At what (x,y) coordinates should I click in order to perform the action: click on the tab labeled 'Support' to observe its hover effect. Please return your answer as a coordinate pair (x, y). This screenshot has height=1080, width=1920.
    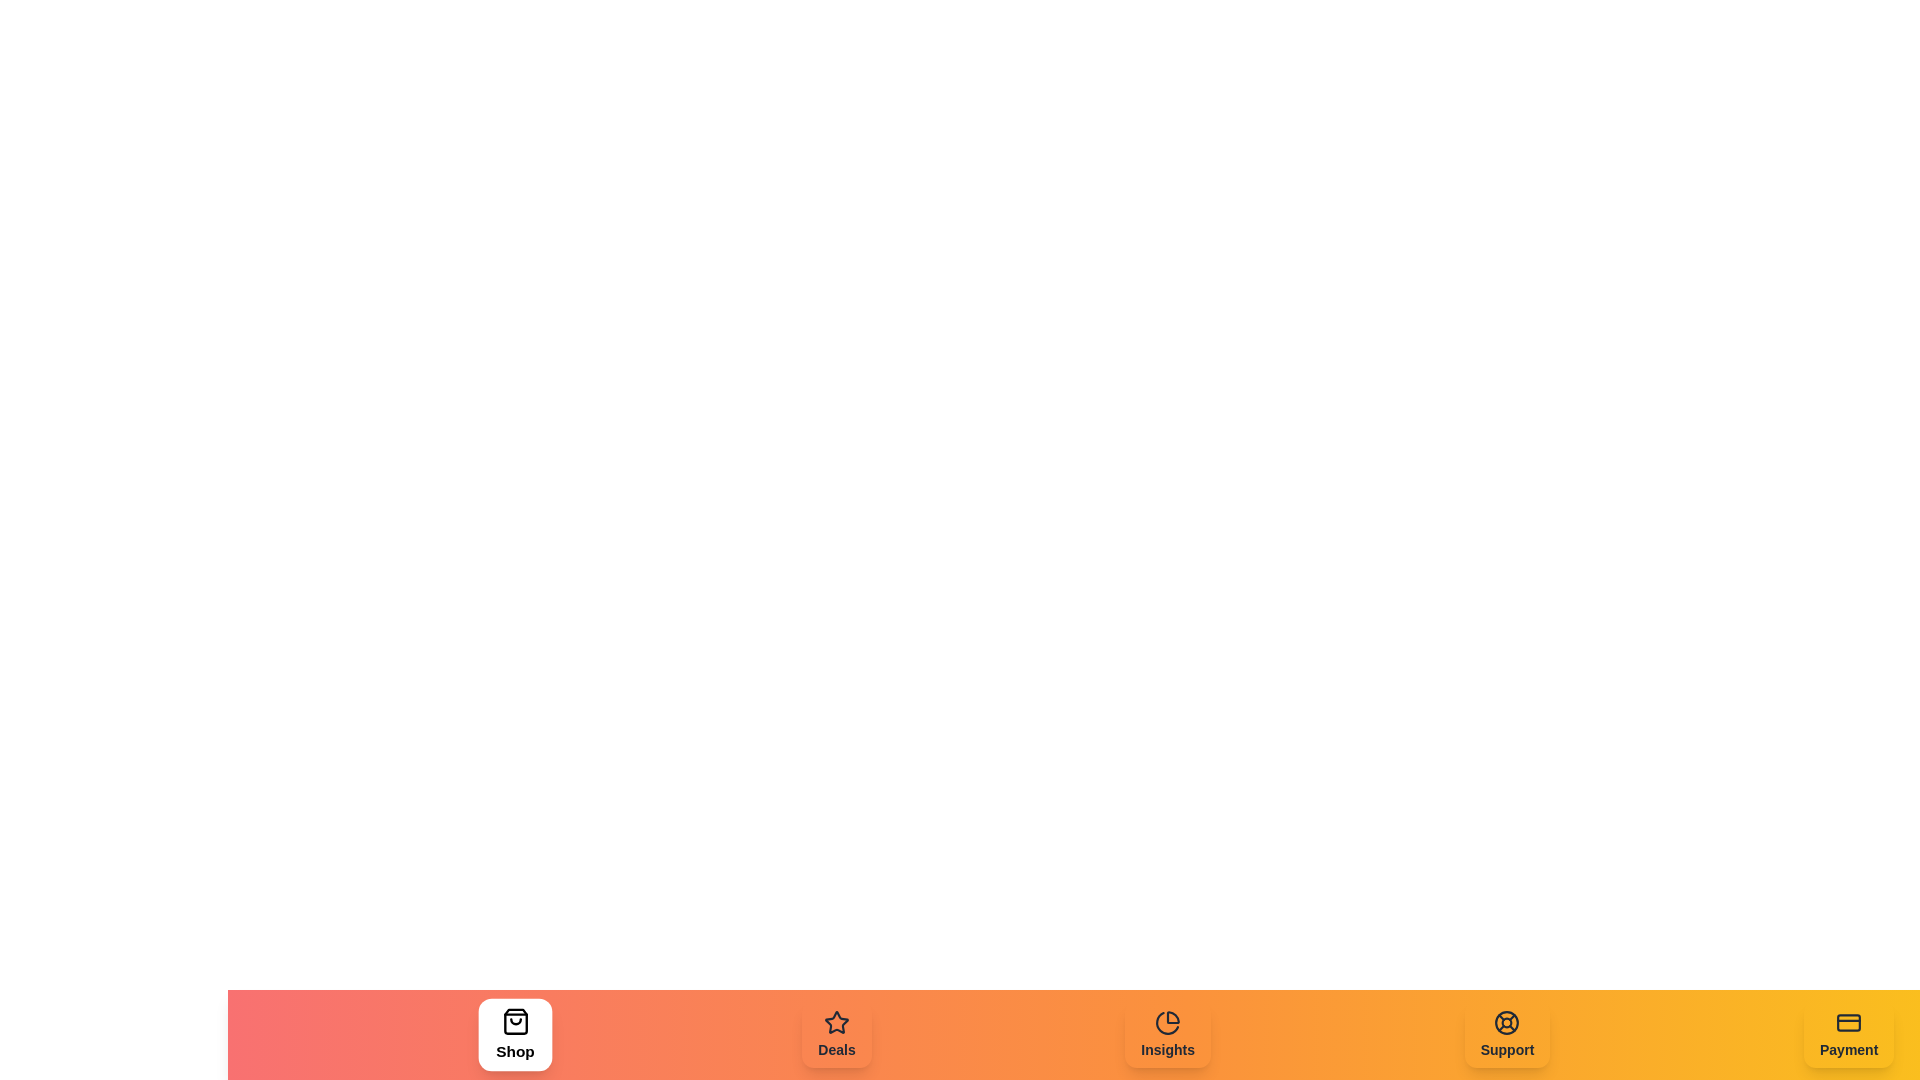
    Looking at the image, I should click on (1507, 1034).